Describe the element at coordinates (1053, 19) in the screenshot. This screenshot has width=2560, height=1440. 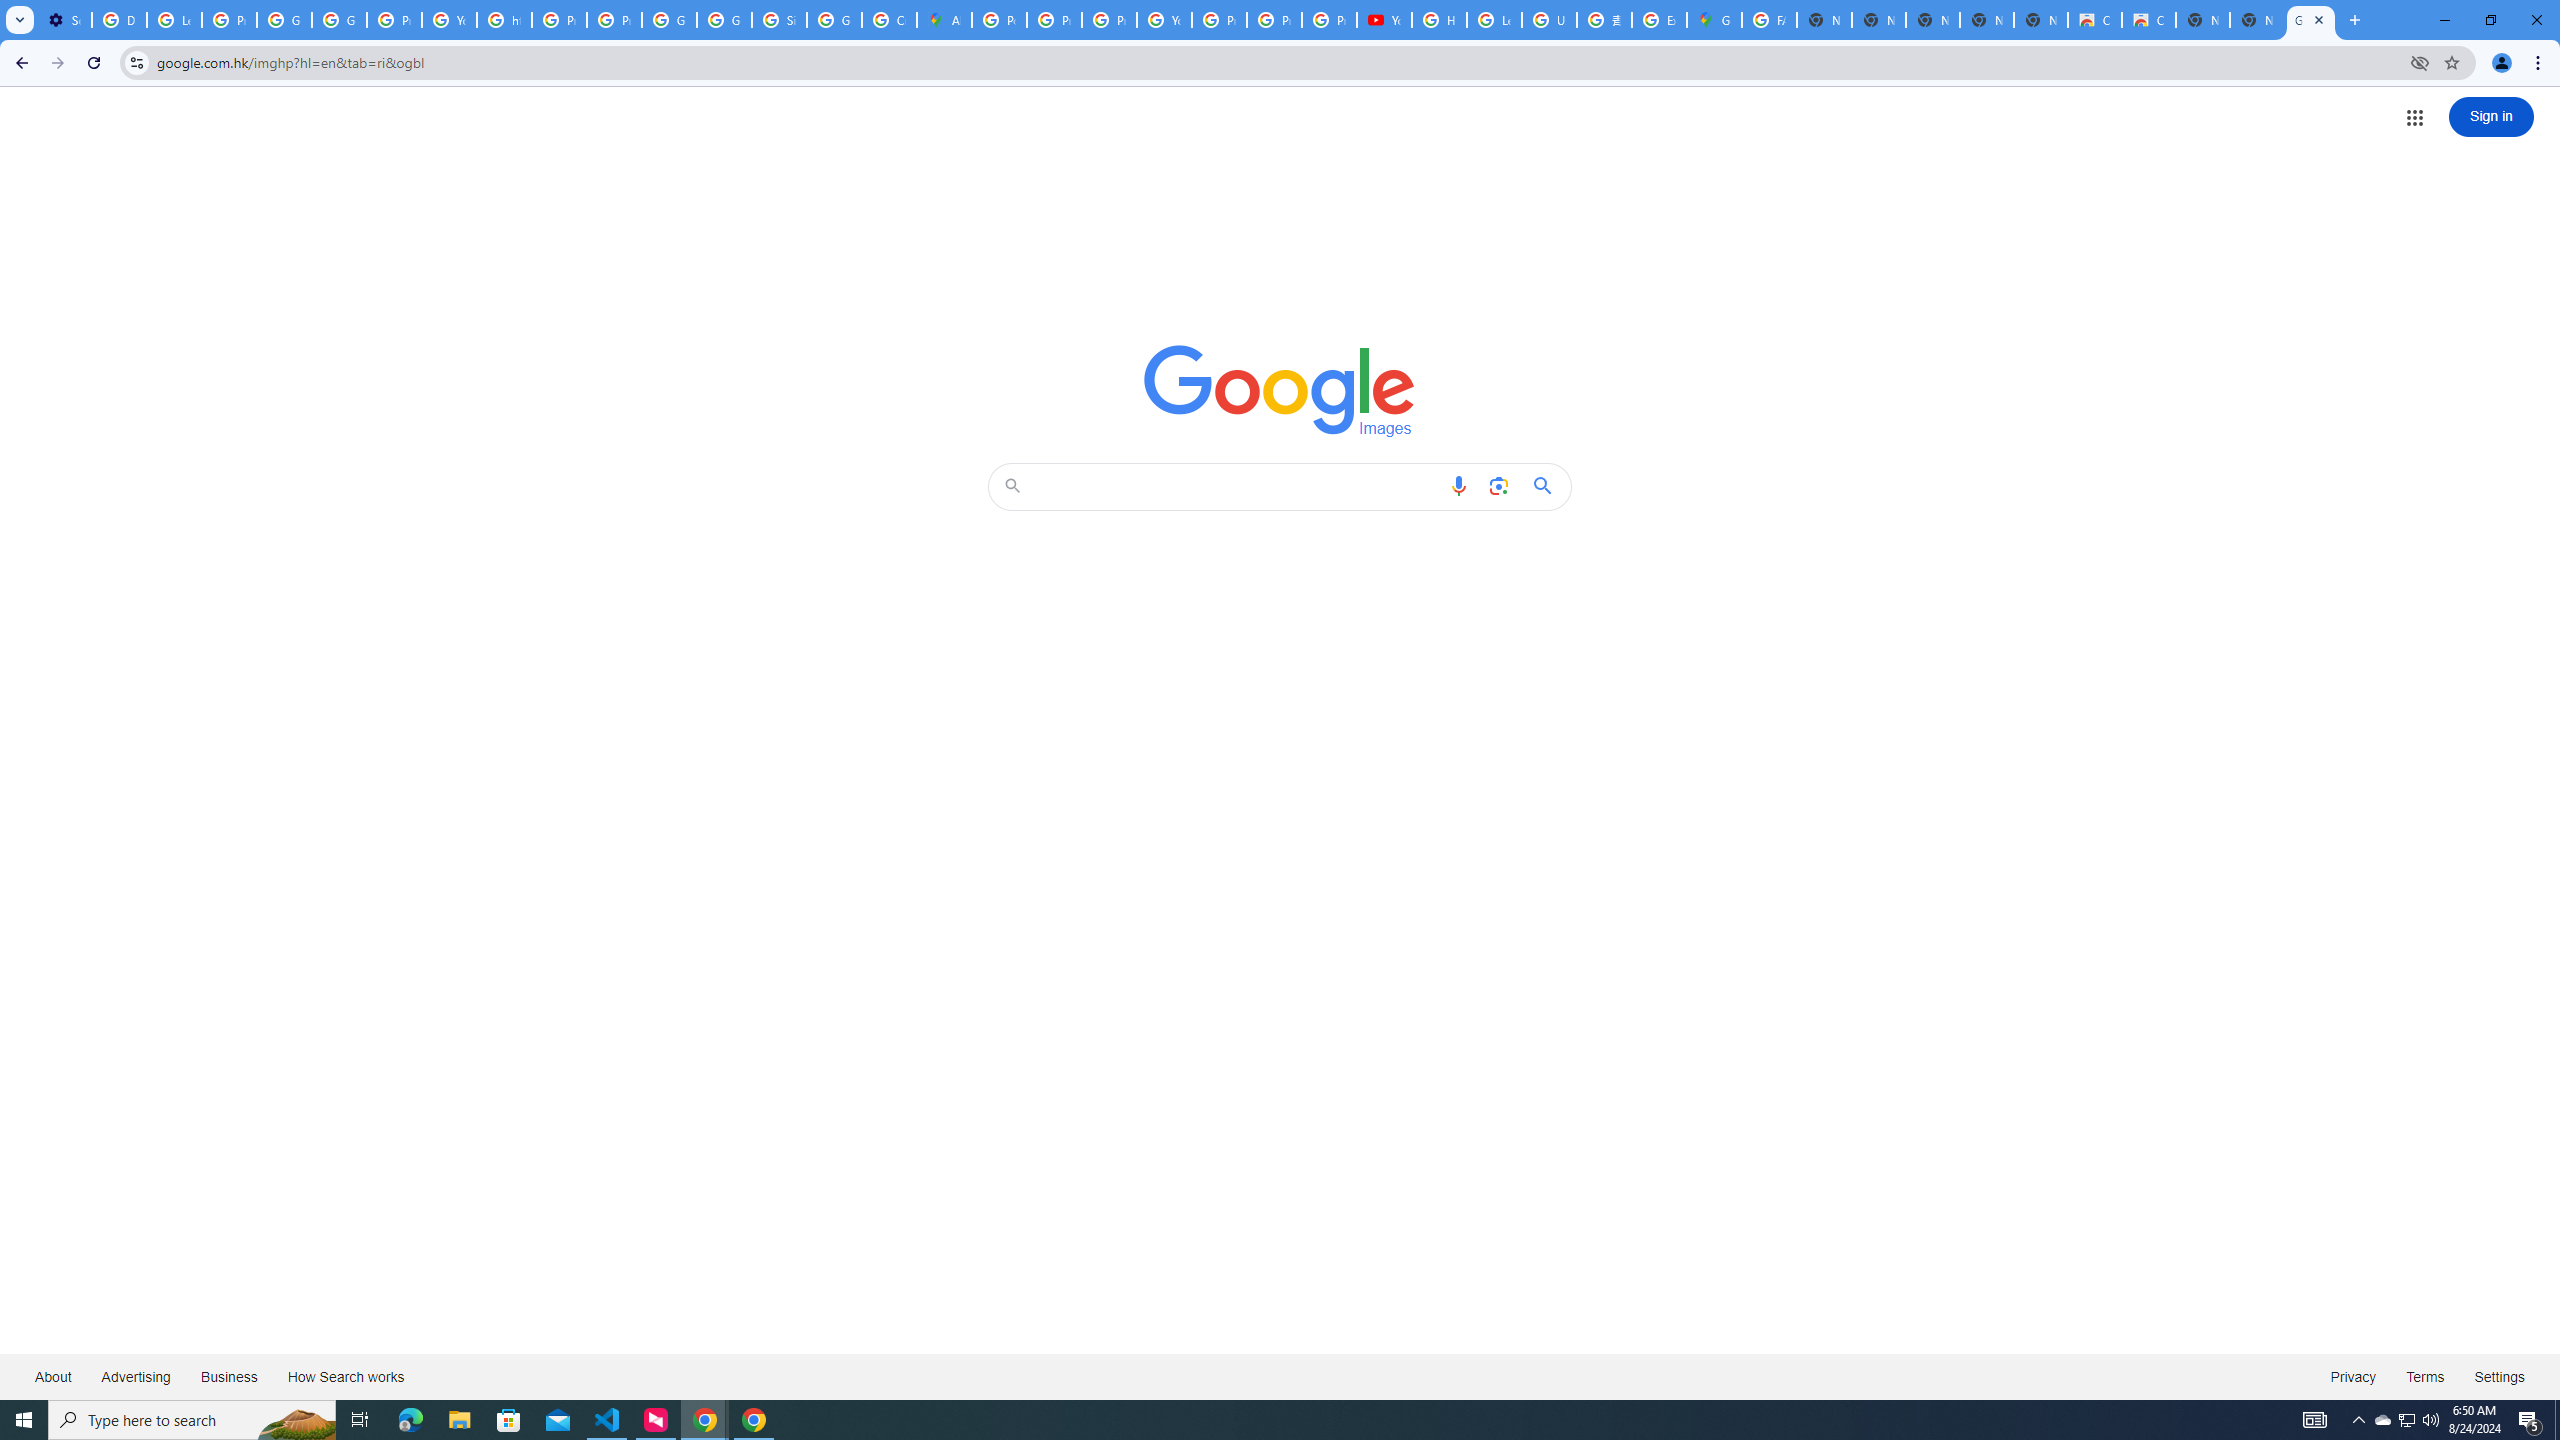
I see `'Privacy Help Center - Policies Help'` at that location.